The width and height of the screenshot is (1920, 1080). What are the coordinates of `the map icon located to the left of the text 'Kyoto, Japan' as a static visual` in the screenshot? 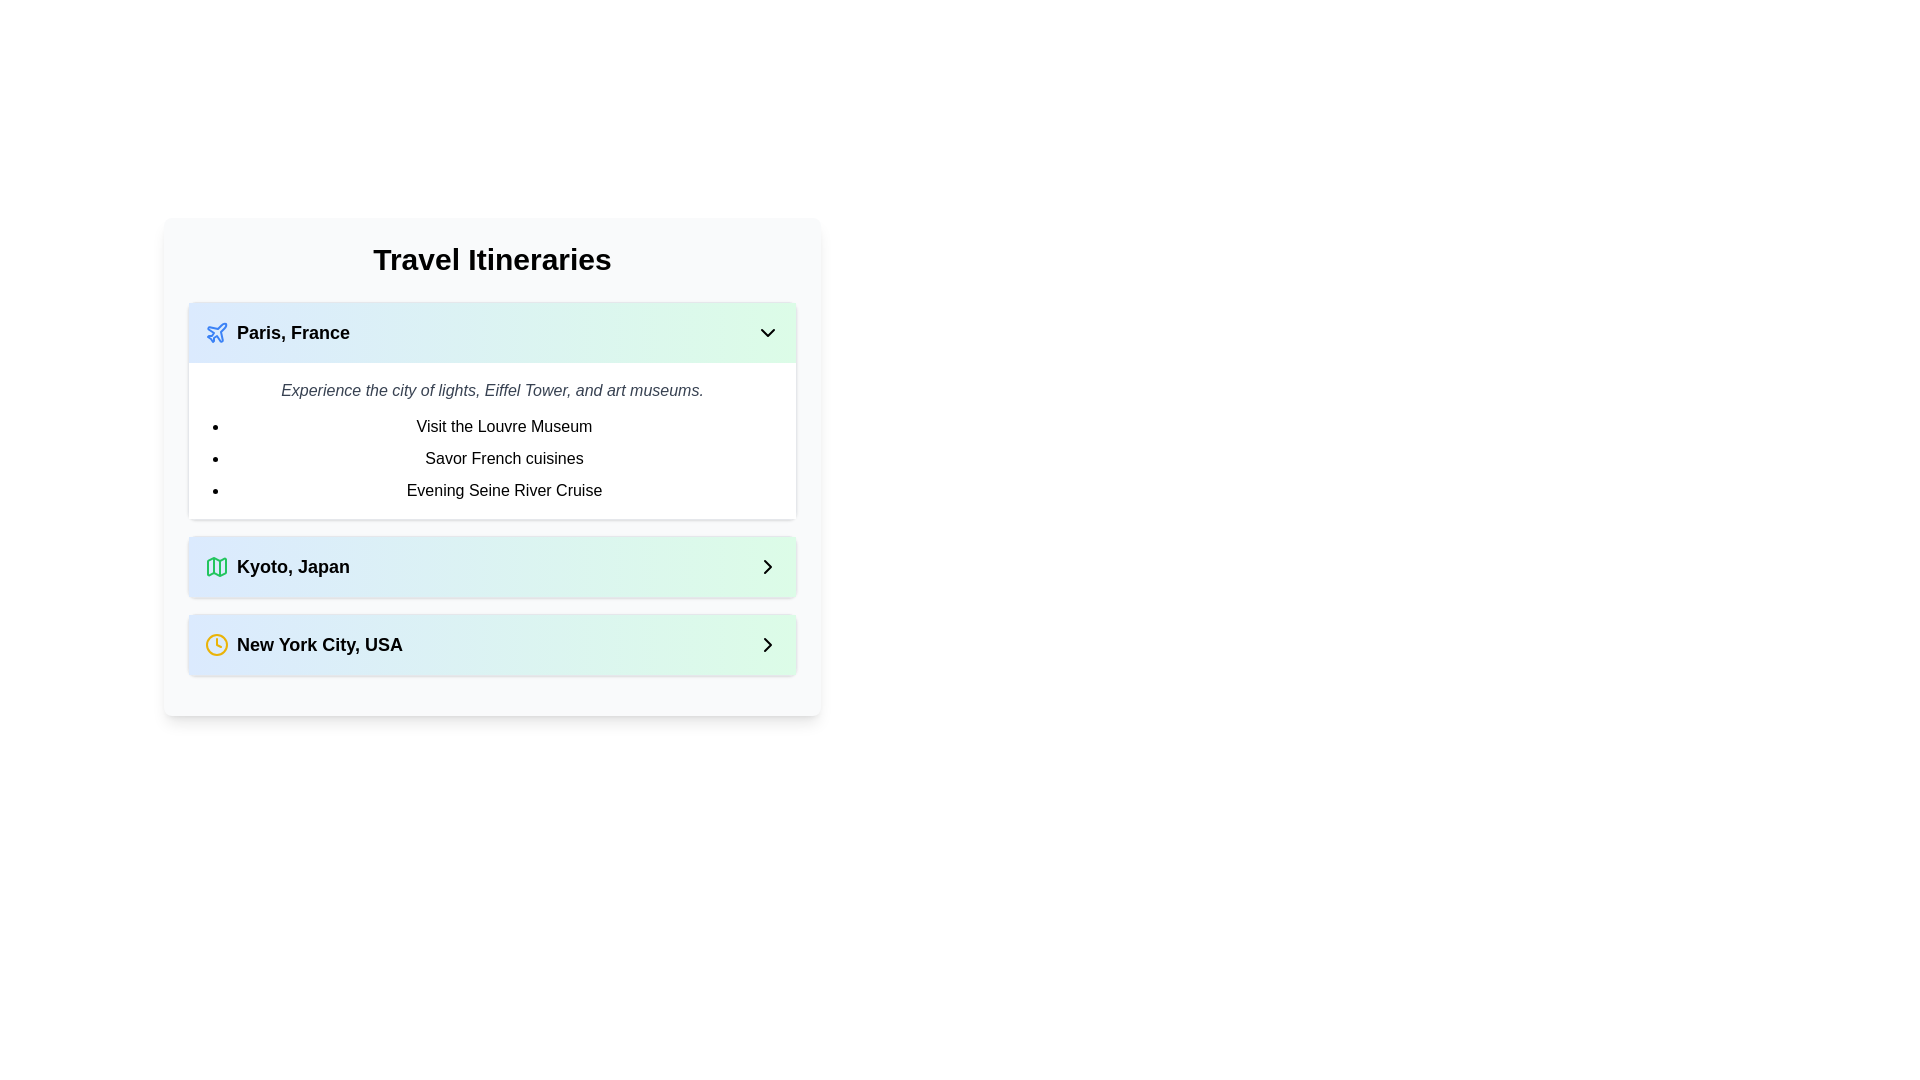 It's located at (216, 567).